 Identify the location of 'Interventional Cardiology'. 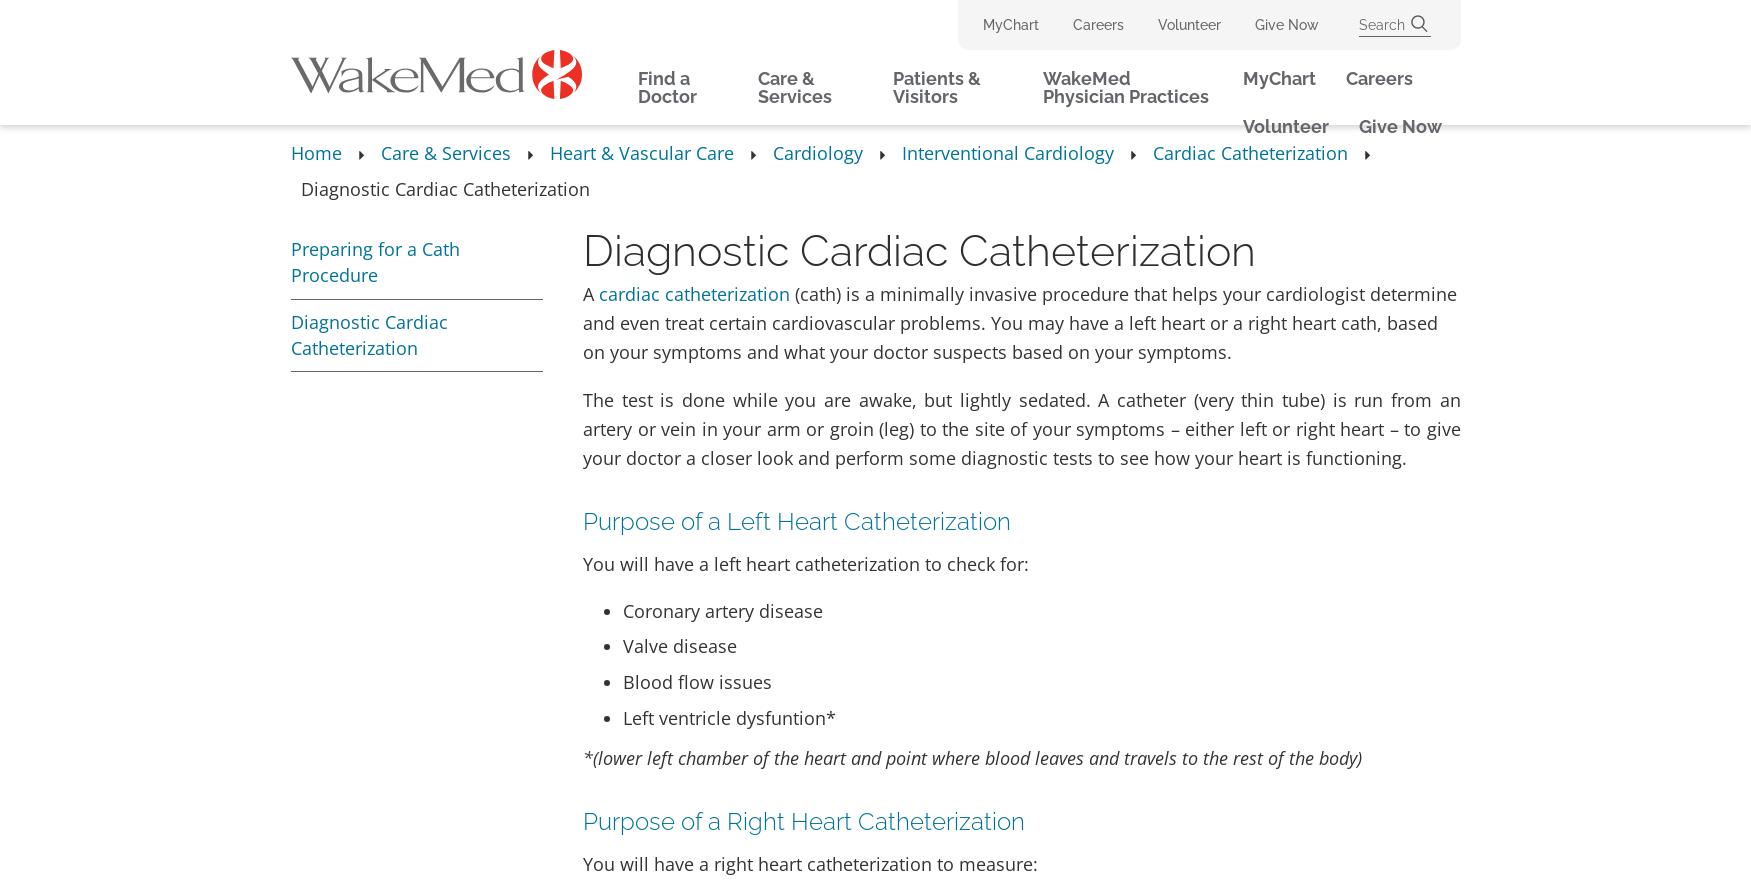
(1007, 152).